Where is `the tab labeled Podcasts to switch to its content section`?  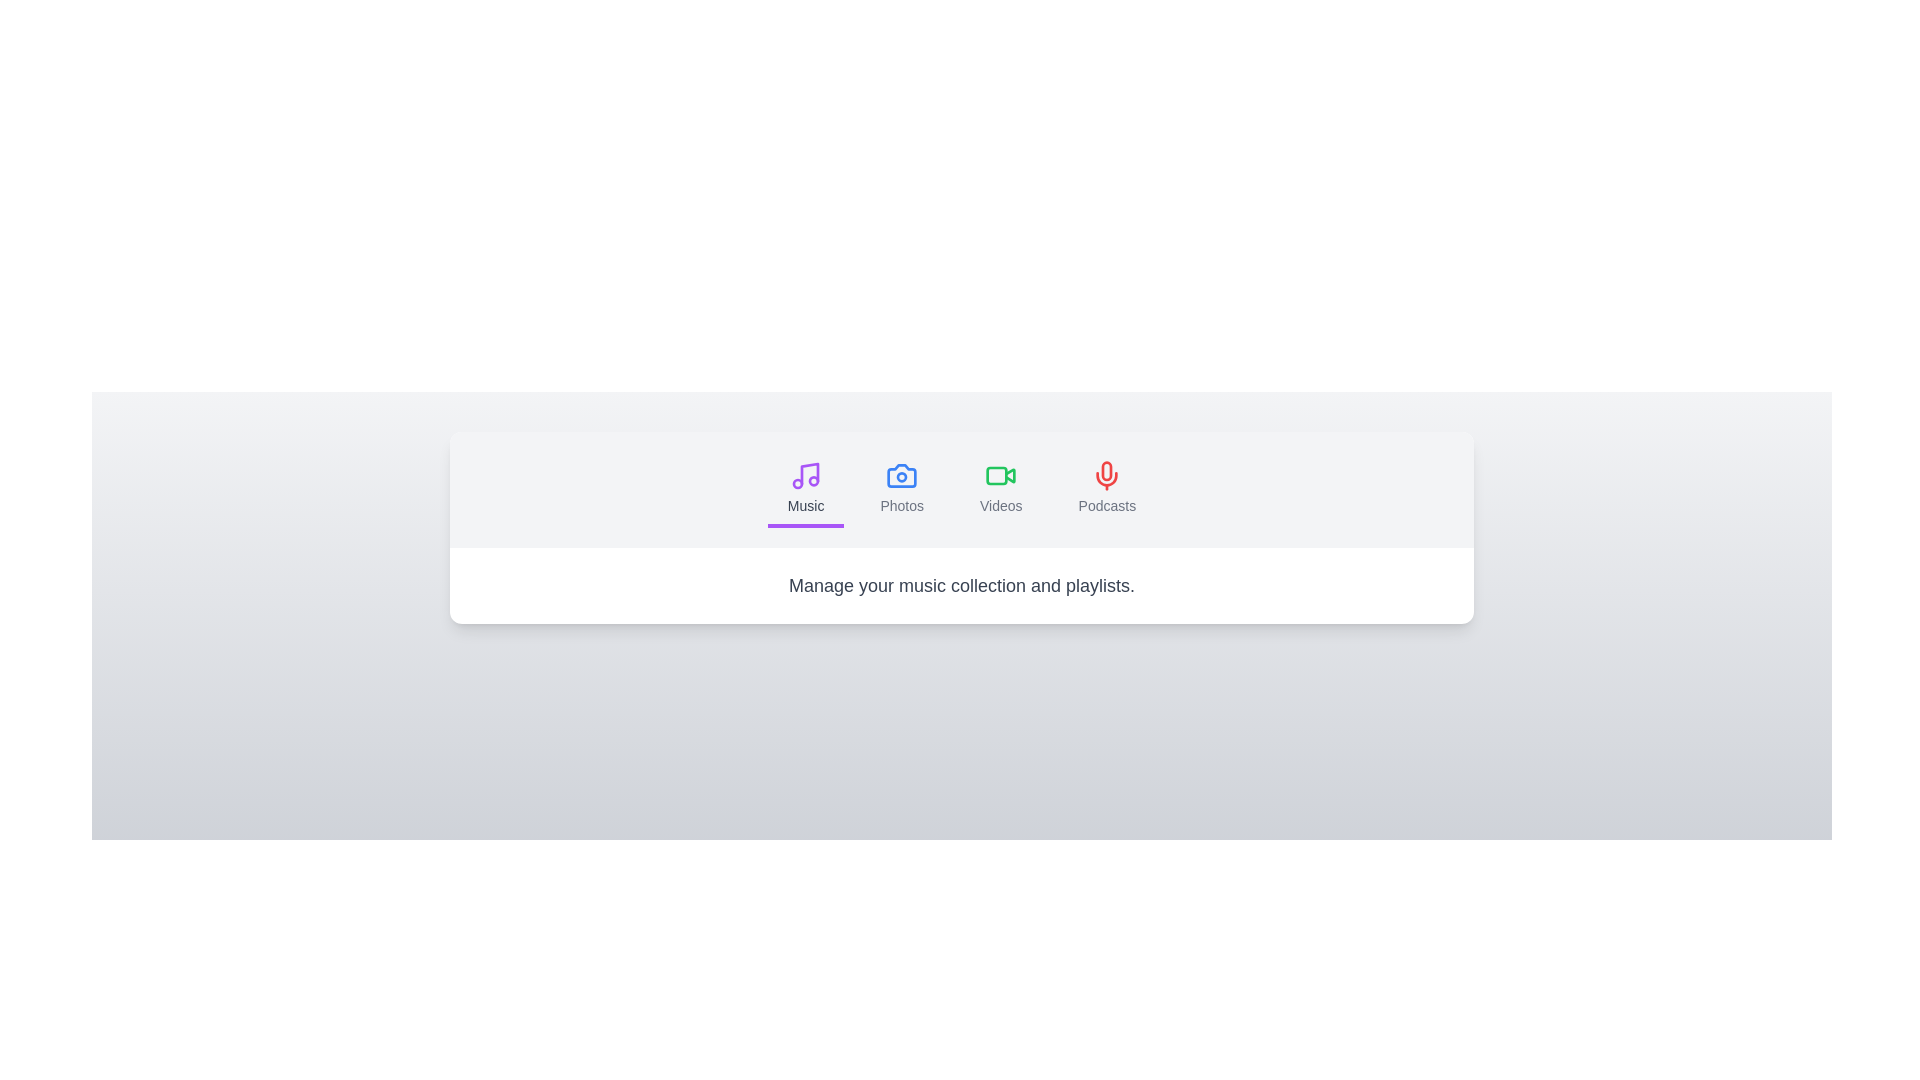
the tab labeled Podcasts to switch to its content section is located at coordinates (1106, 489).